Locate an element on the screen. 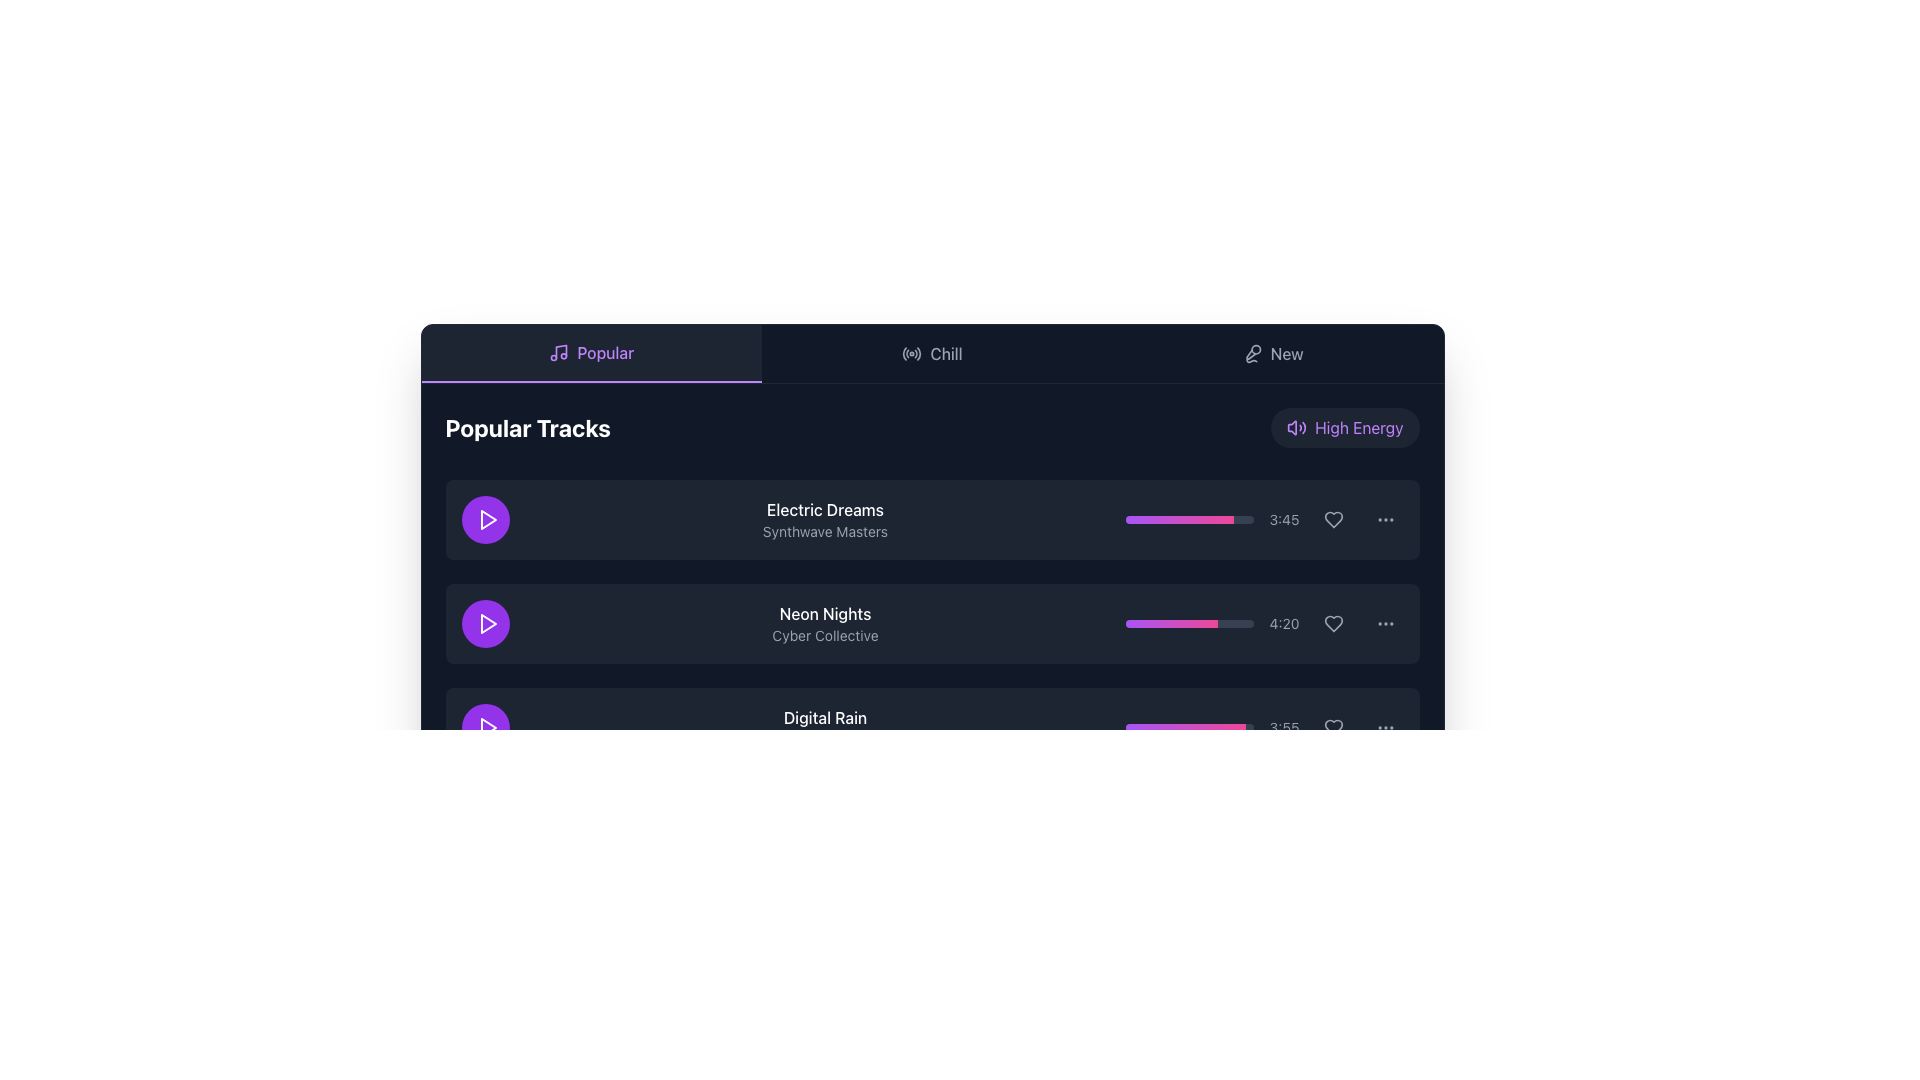 The height and width of the screenshot is (1080, 1920). the button with an ellipsis icon, which is located on the right edge of the row displaying the track information is located at coordinates (1384, 519).